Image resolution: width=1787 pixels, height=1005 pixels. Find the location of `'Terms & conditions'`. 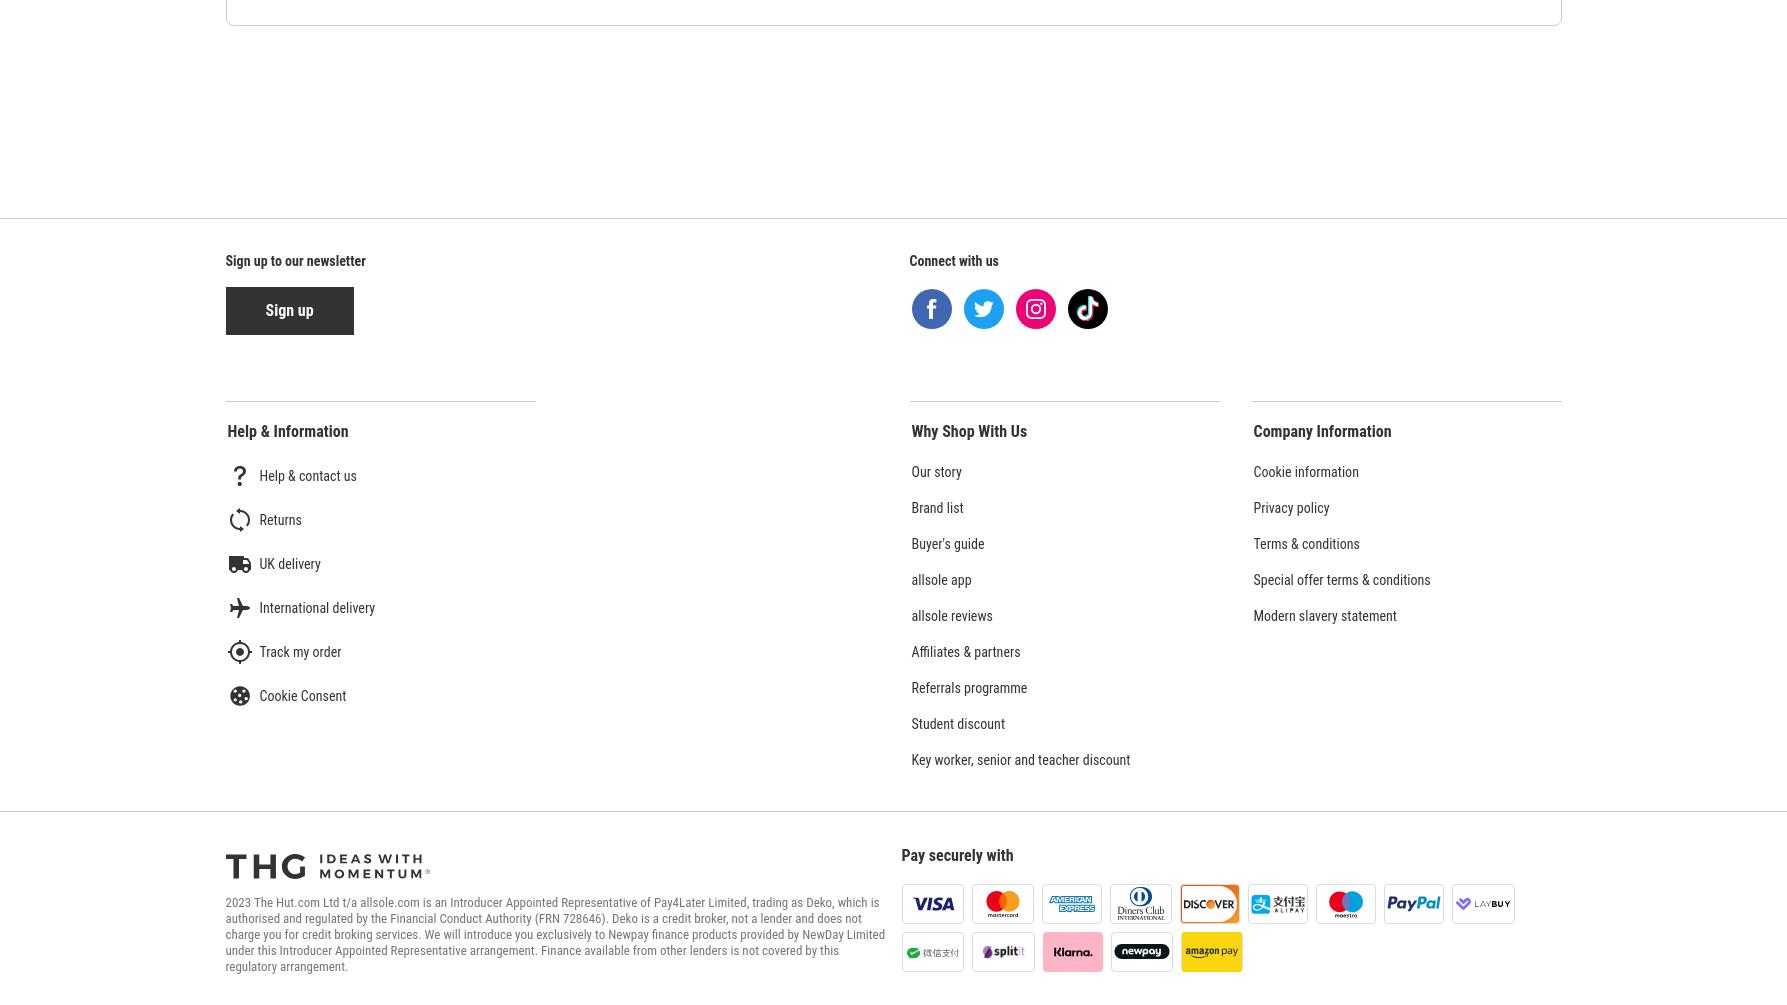

'Terms & conditions' is located at coordinates (1304, 543).